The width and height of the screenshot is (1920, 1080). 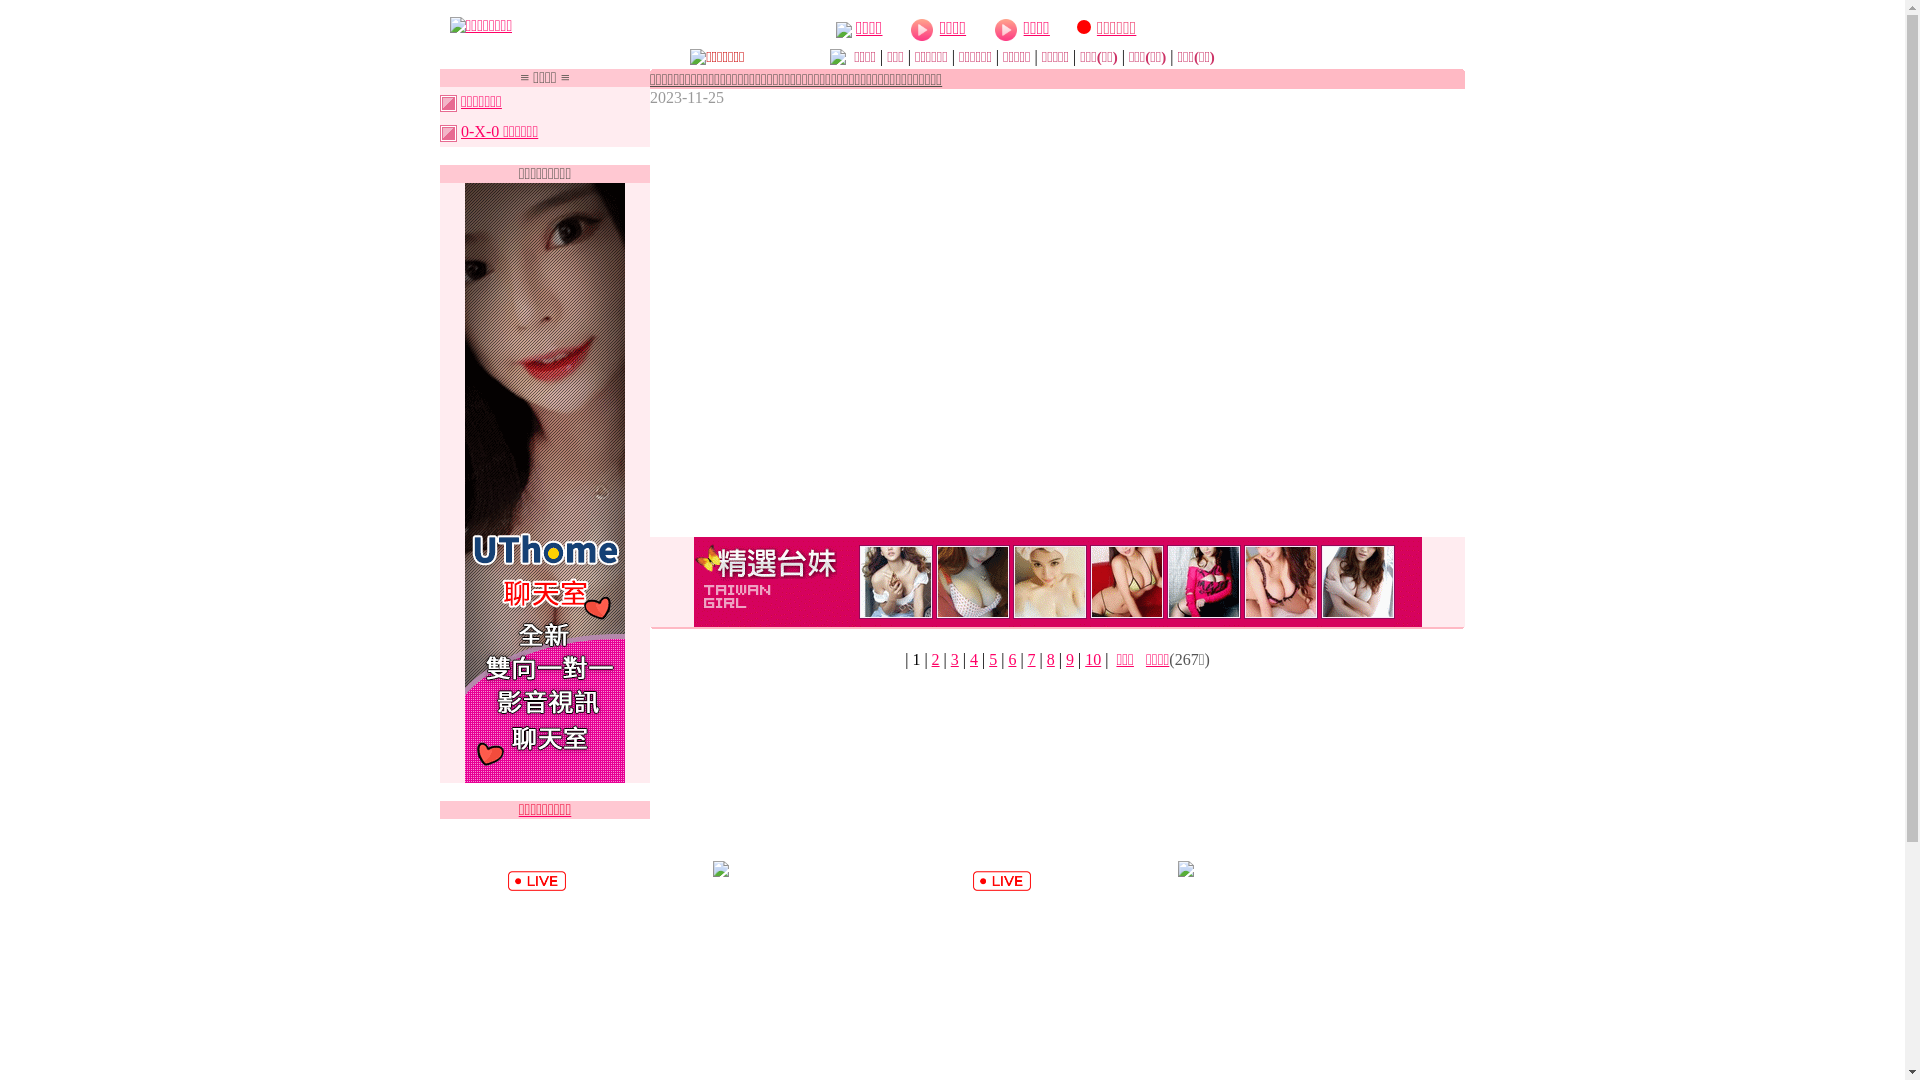 I want to click on '7', so click(x=1032, y=659).